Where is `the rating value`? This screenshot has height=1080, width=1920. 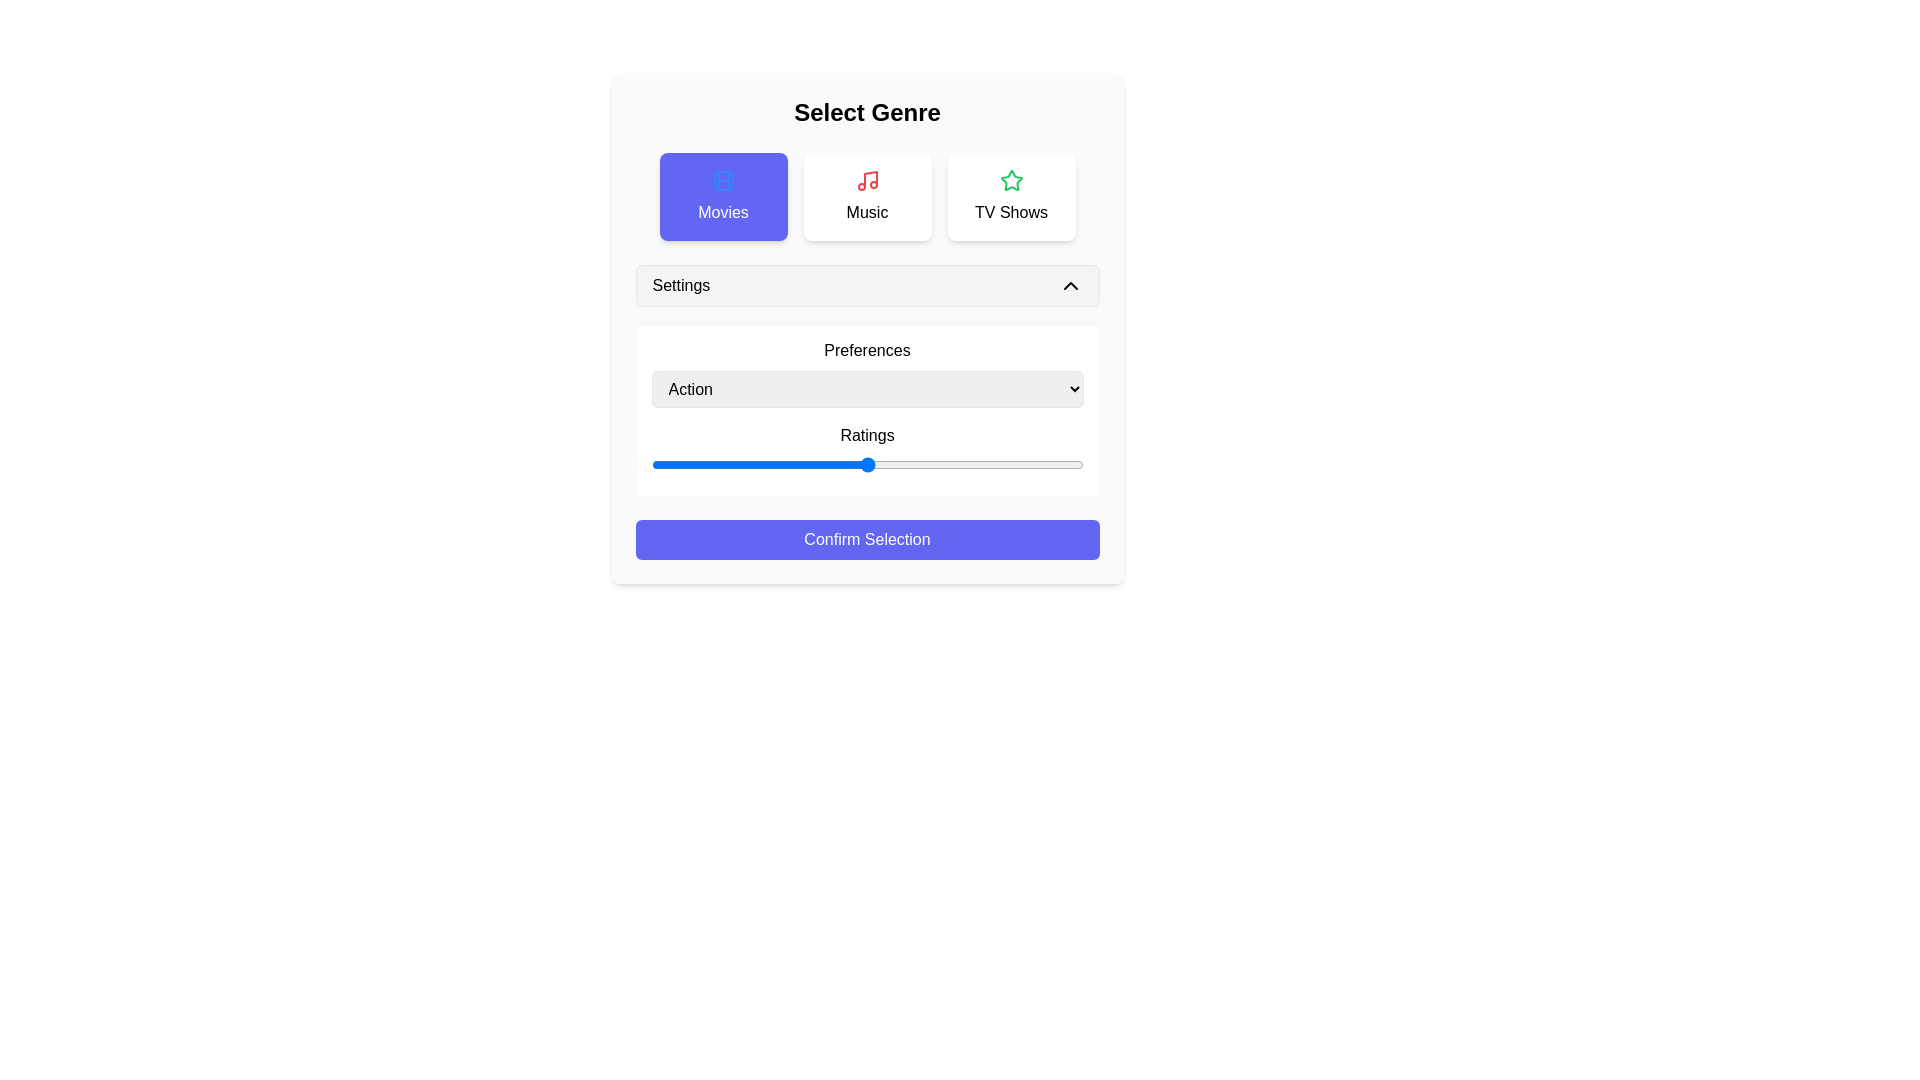
the rating value is located at coordinates (962, 465).